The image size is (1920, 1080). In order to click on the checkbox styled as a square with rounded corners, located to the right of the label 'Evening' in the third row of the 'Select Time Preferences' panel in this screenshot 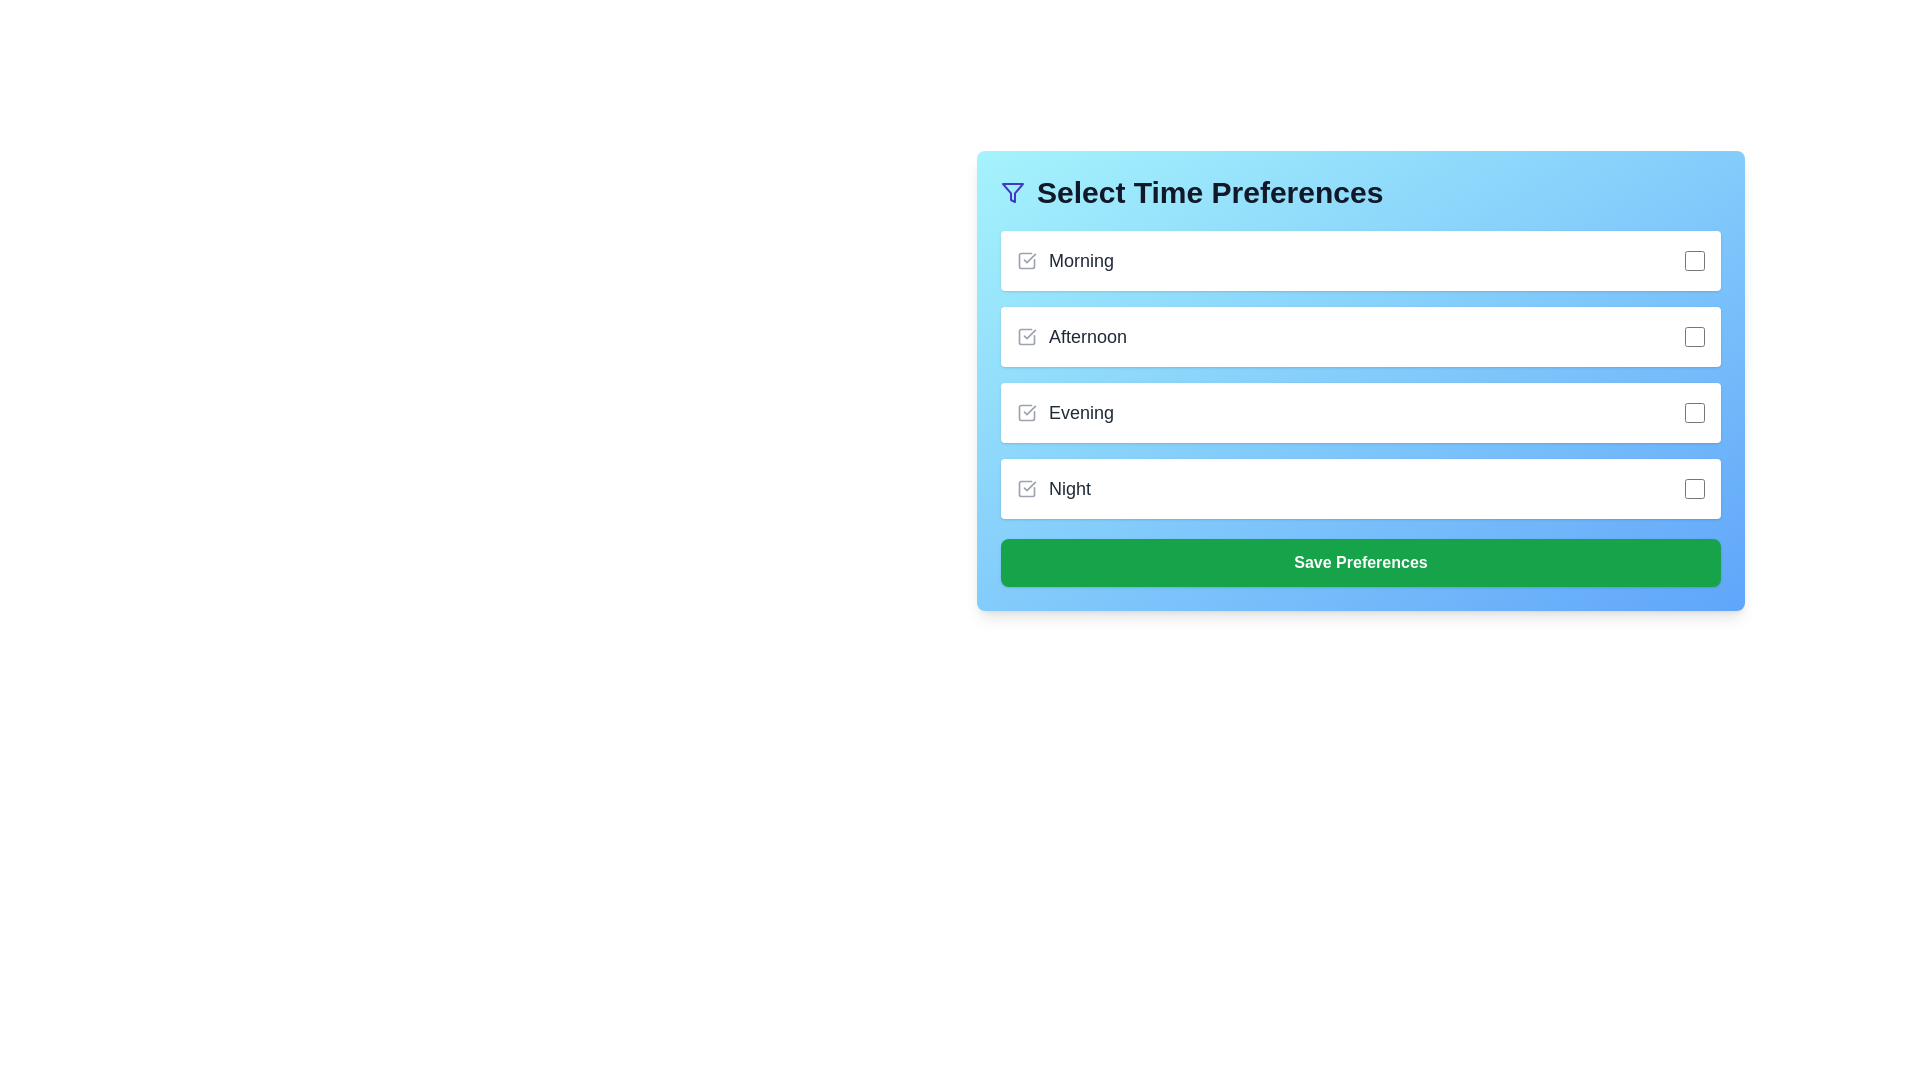, I will do `click(1693, 411)`.